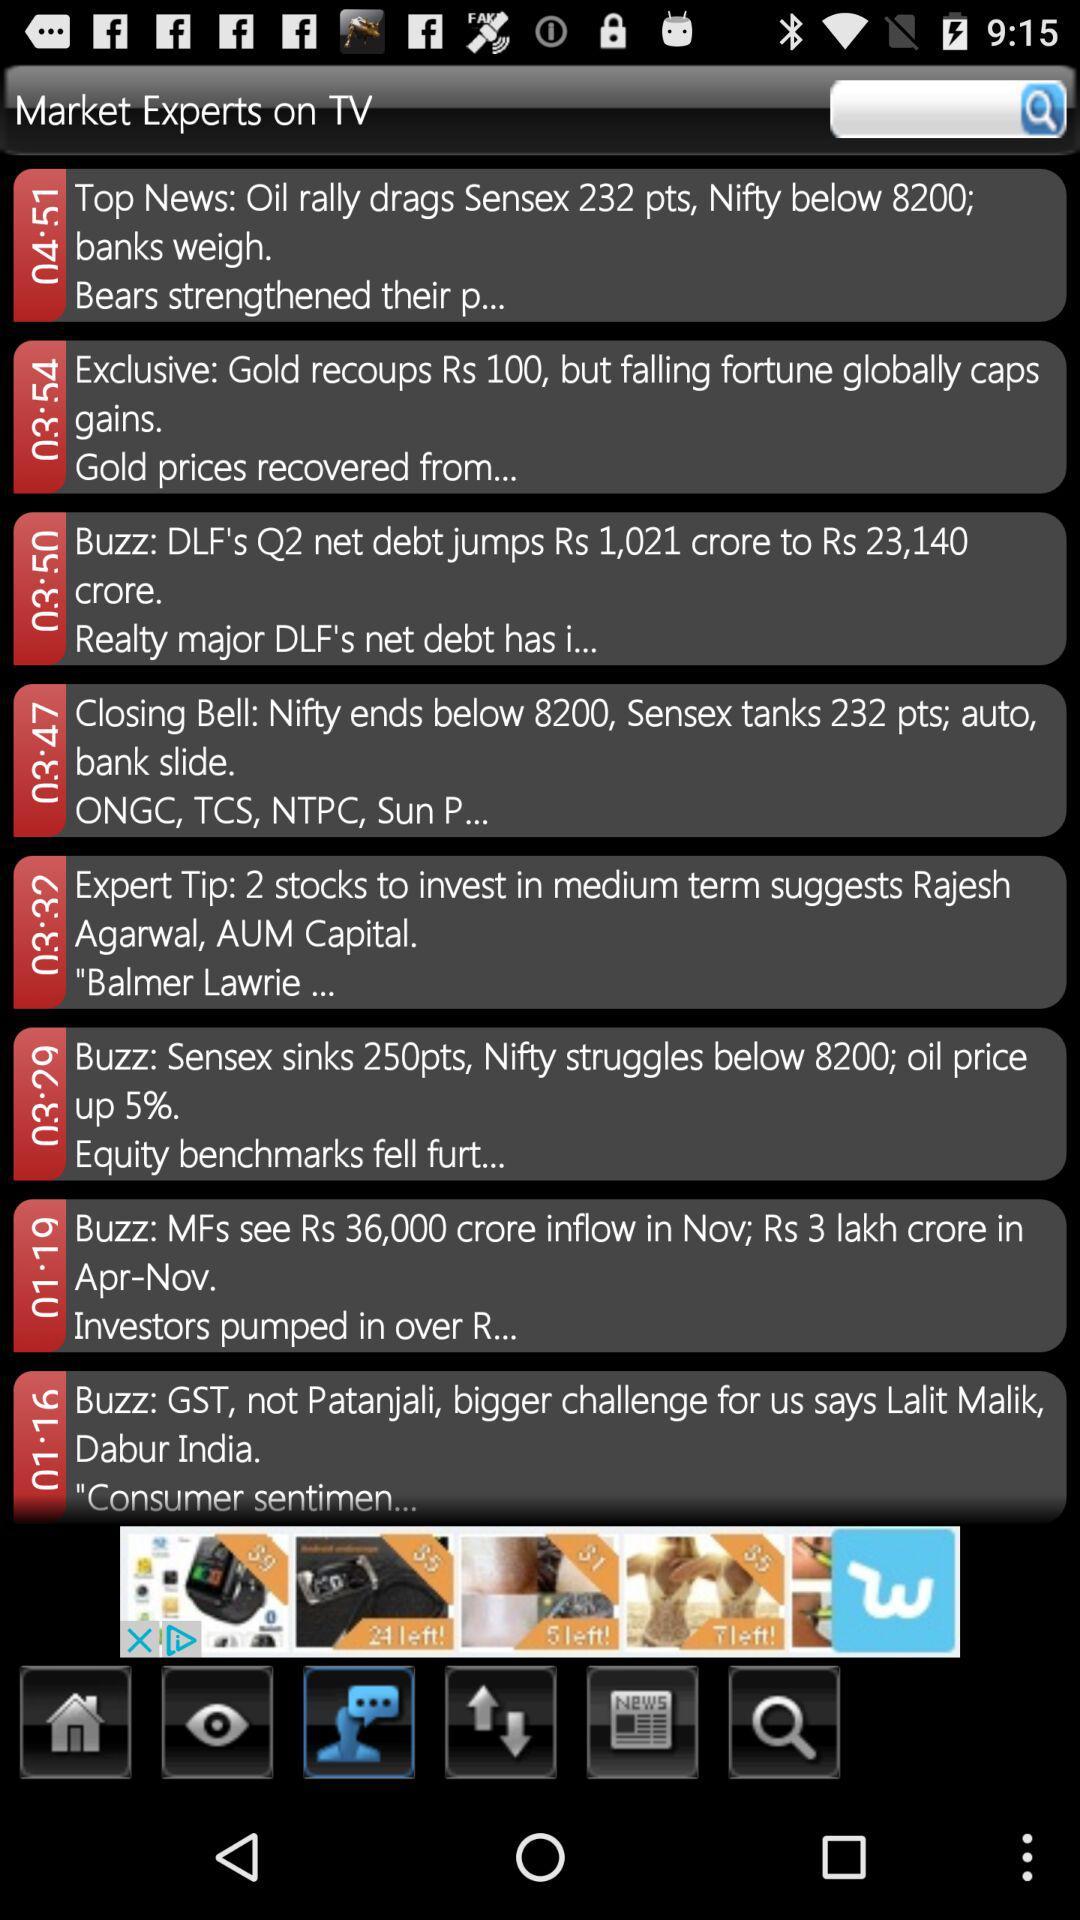  What do you see at coordinates (358, 1727) in the screenshot?
I see `chat` at bounding box center [358, 1727].